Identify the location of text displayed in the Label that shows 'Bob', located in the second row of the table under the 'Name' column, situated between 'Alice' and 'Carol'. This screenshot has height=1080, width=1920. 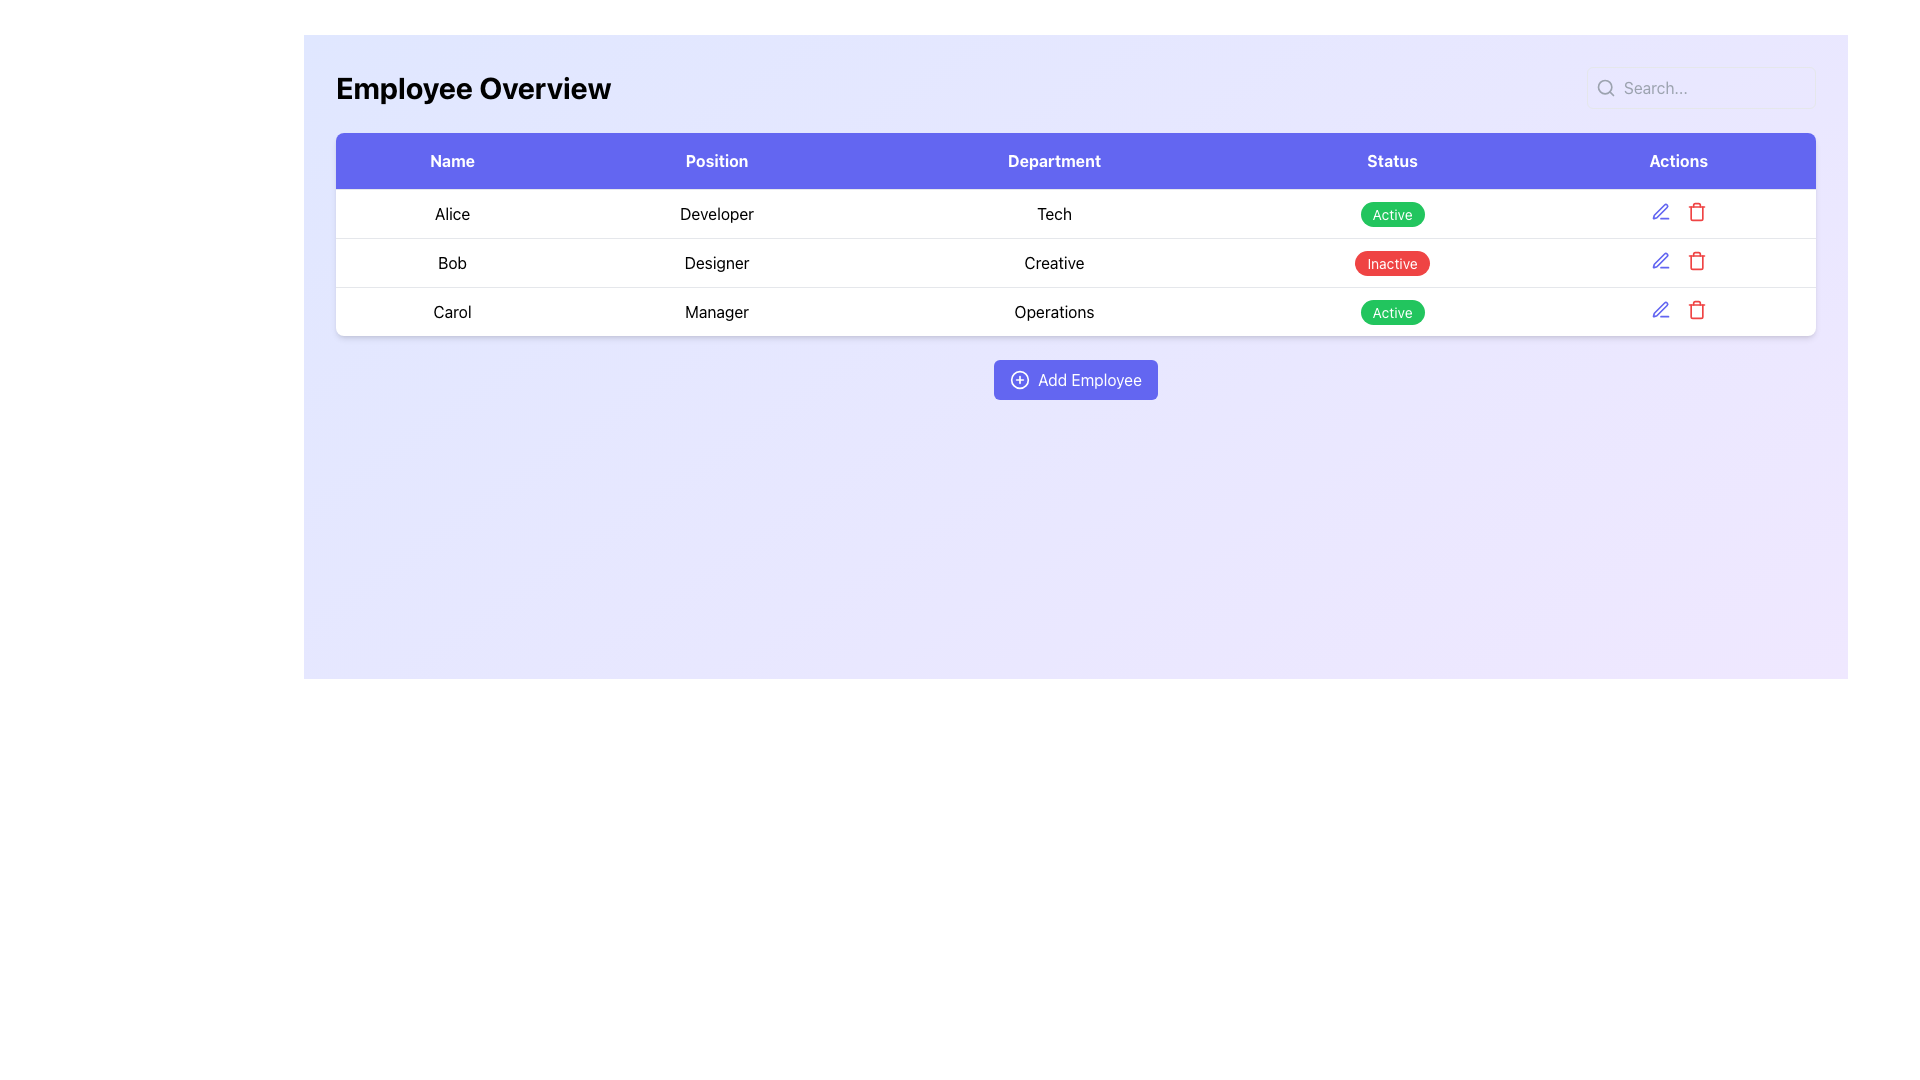
(451, 261).